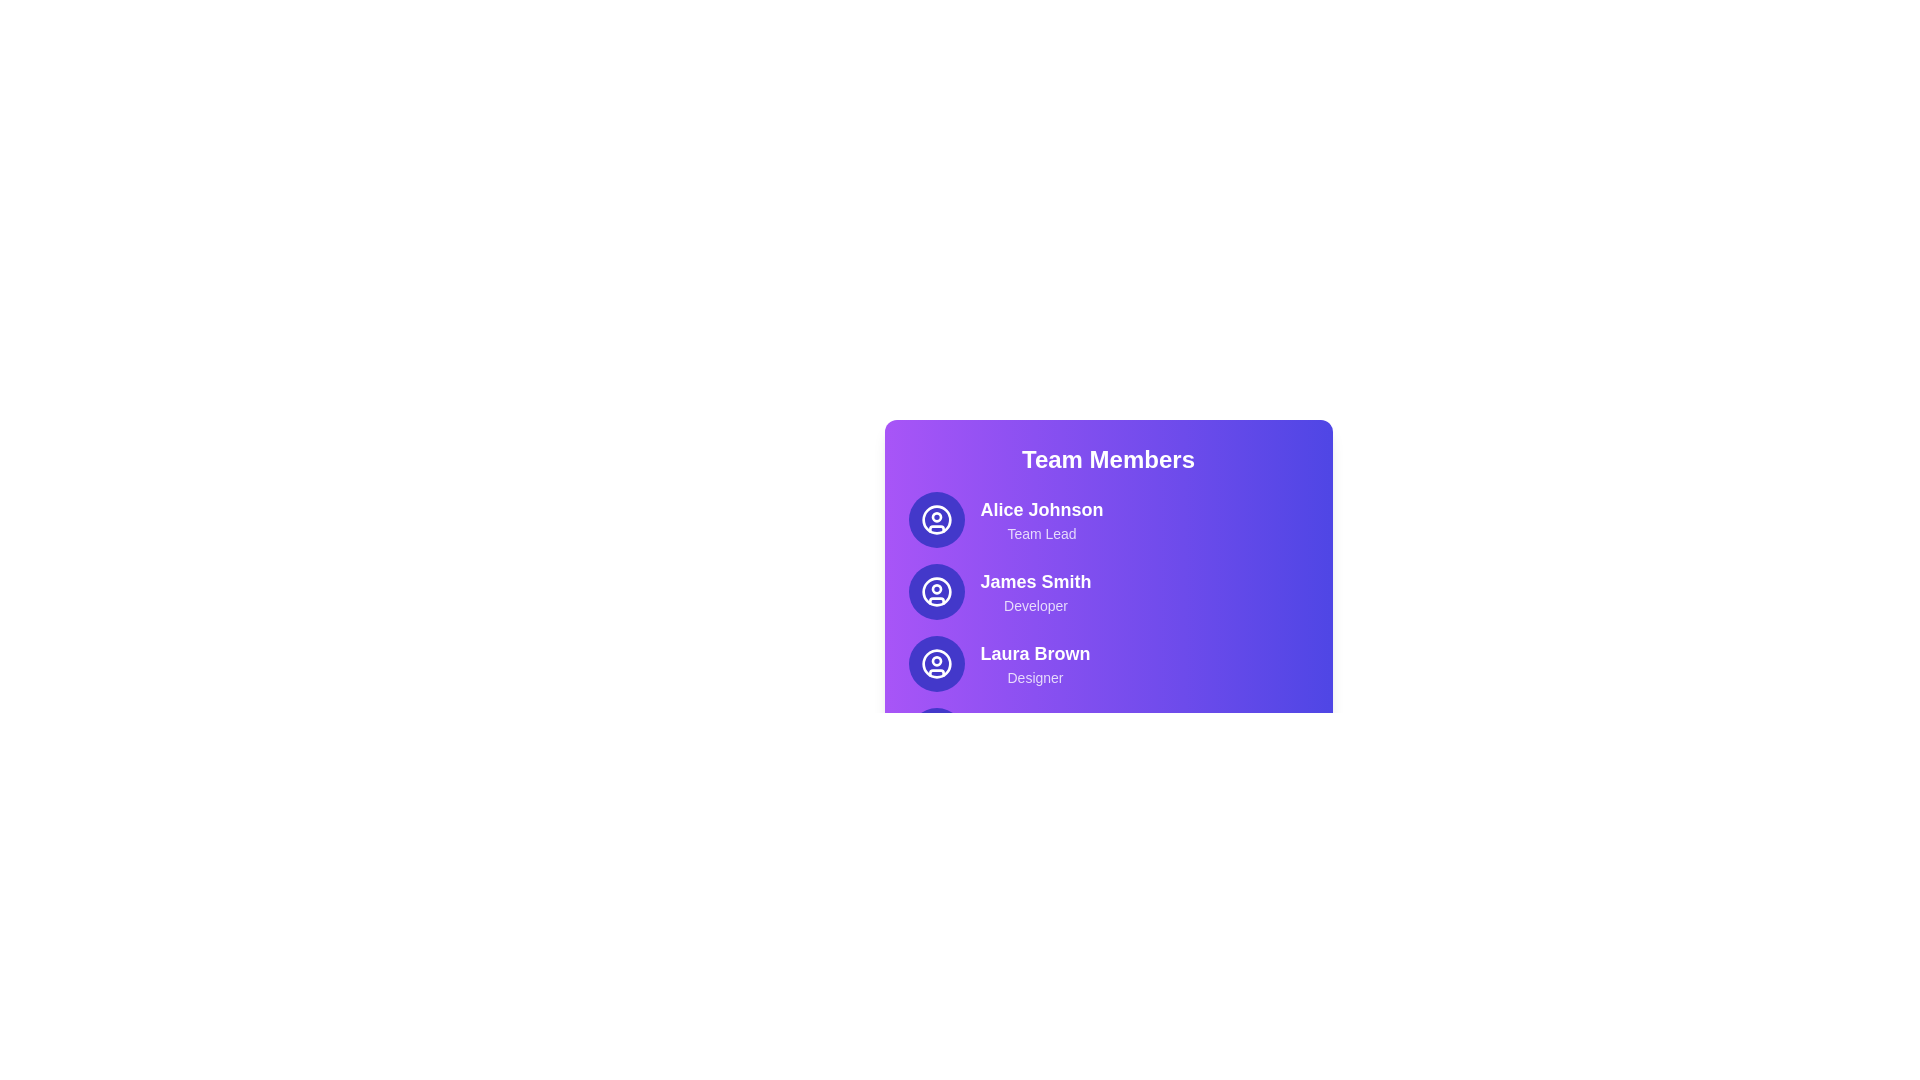 Image resolution: width=1920 pixels, height=1080 pixels. What do you see at coordinates (935, 663) in the screenshot?
I see `the Circular profile icon for user 'Laura Brown' to initiate potential interaction` at bounding box center [935, 663].